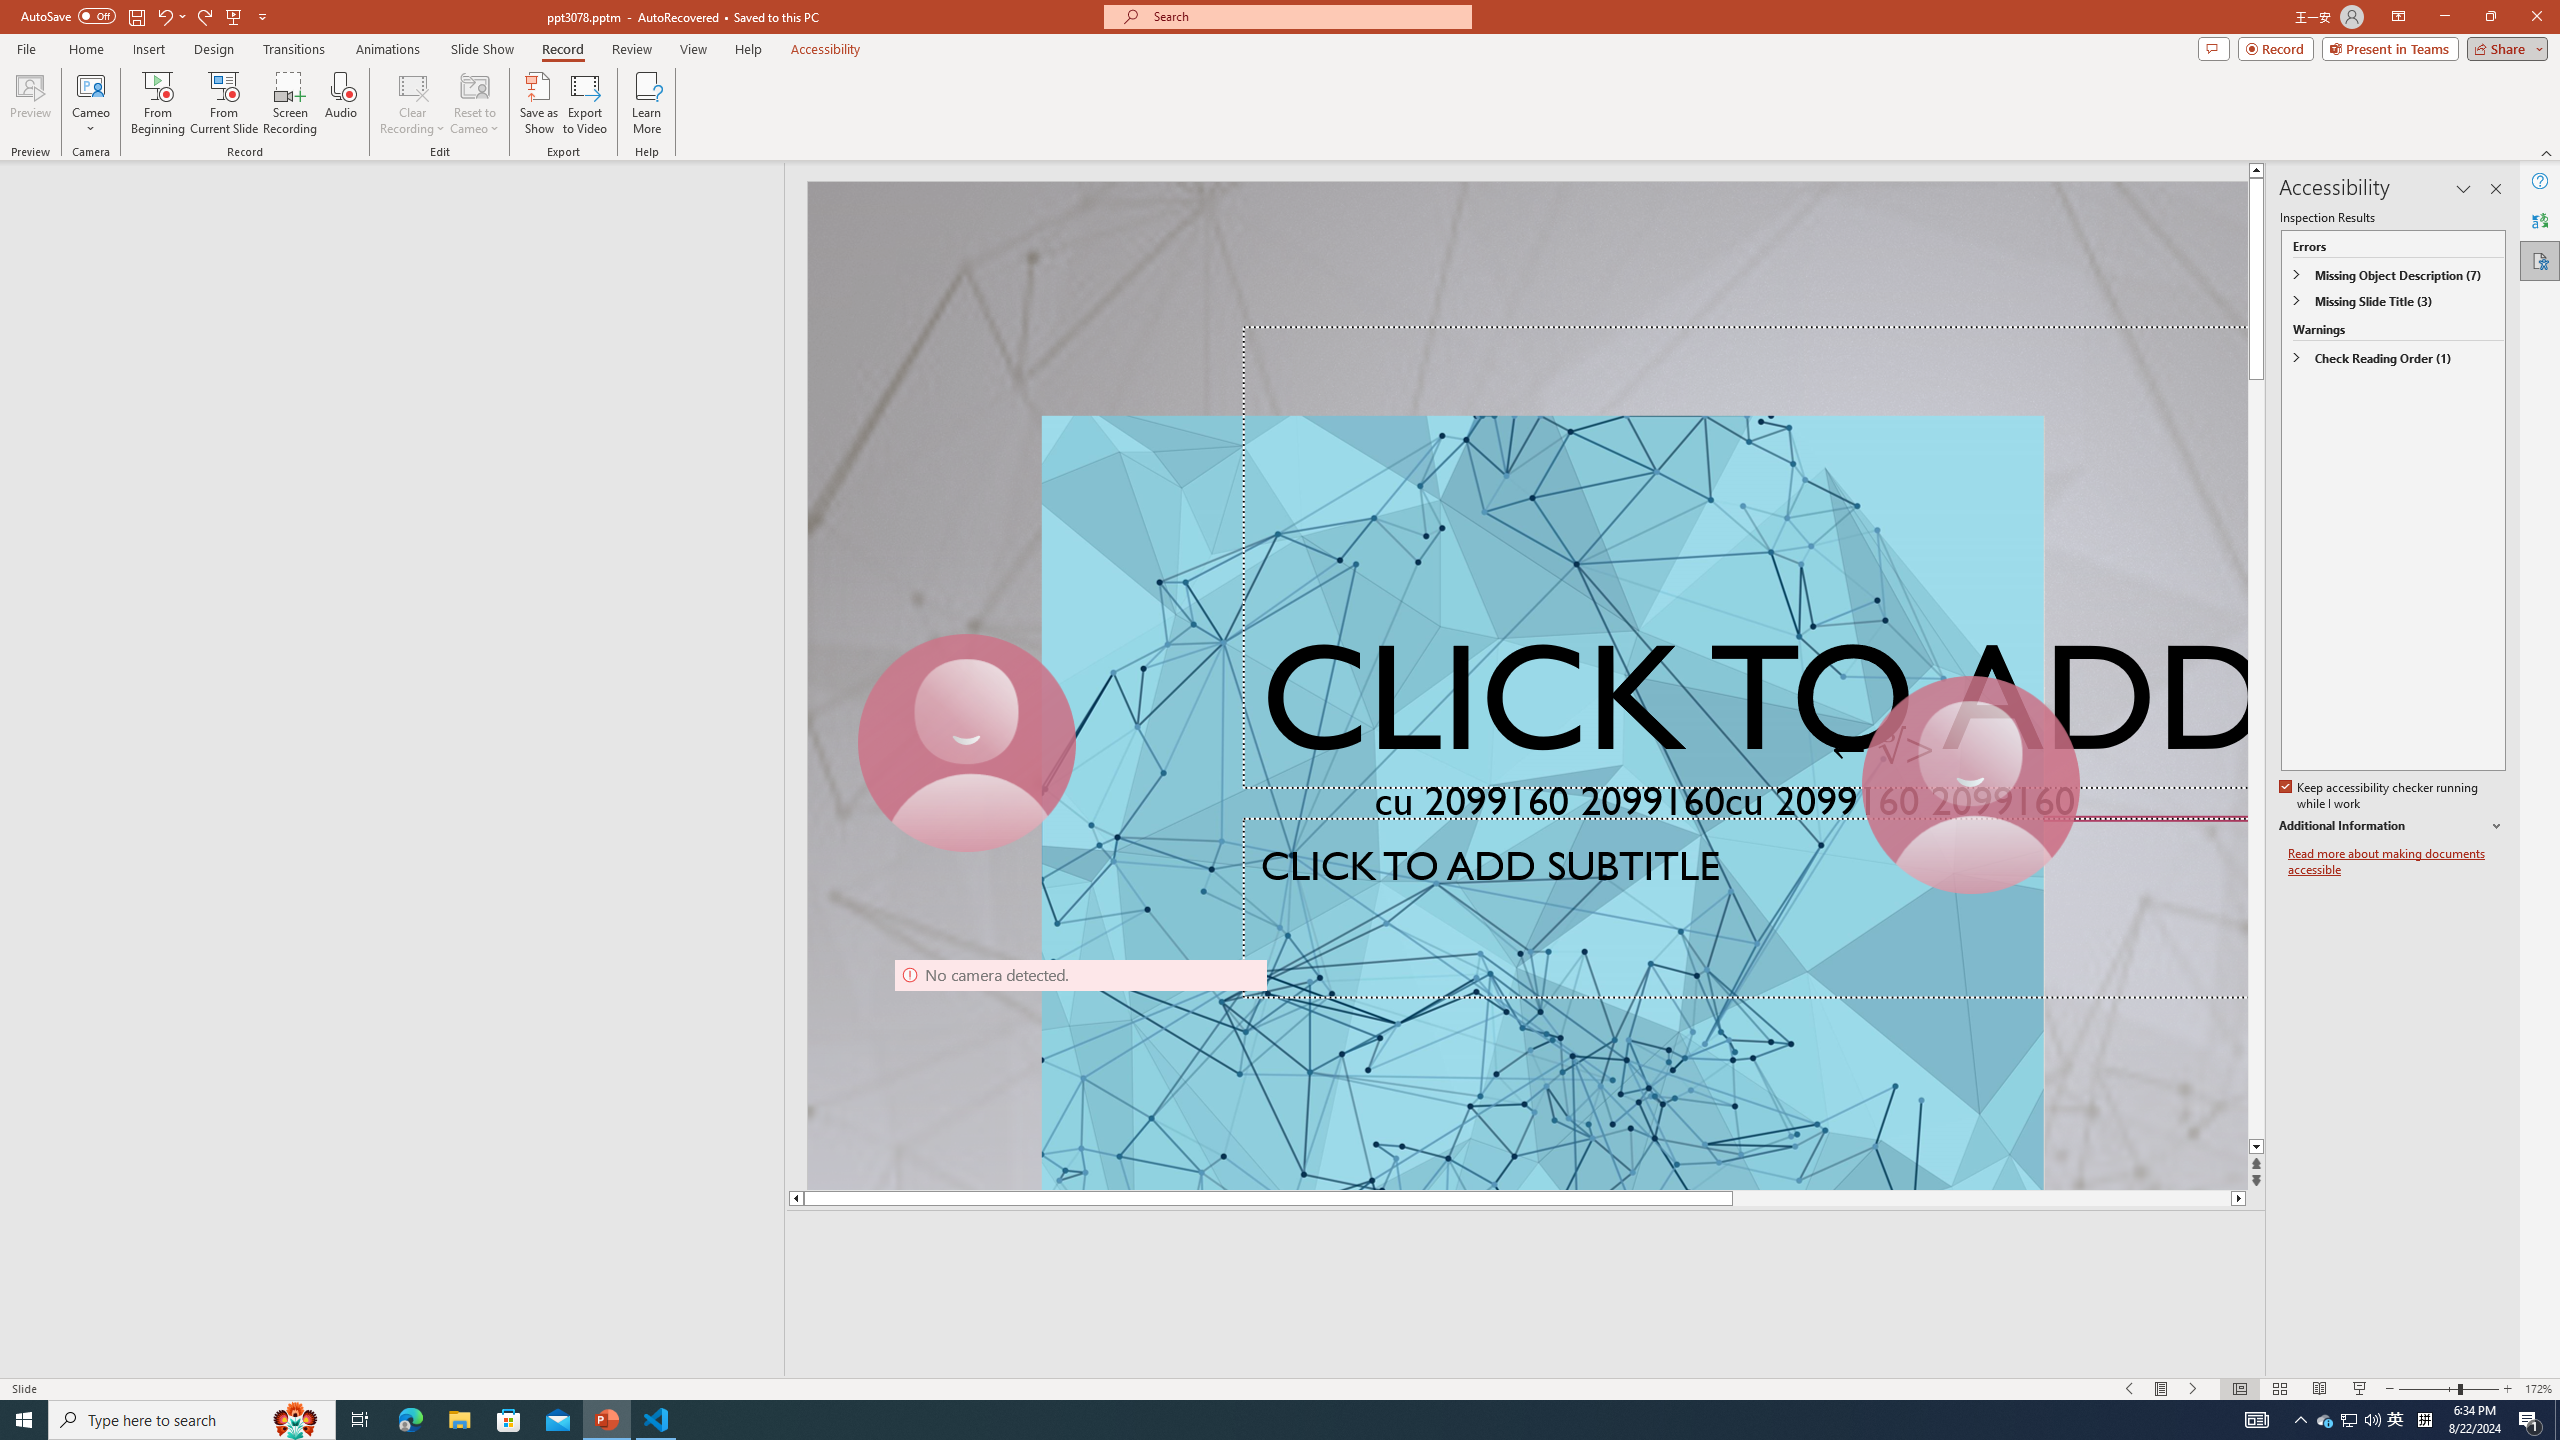  Describe the element at coordinates (473, 103) in the screenshot. I see `'Reset to Cameo'` at that location.